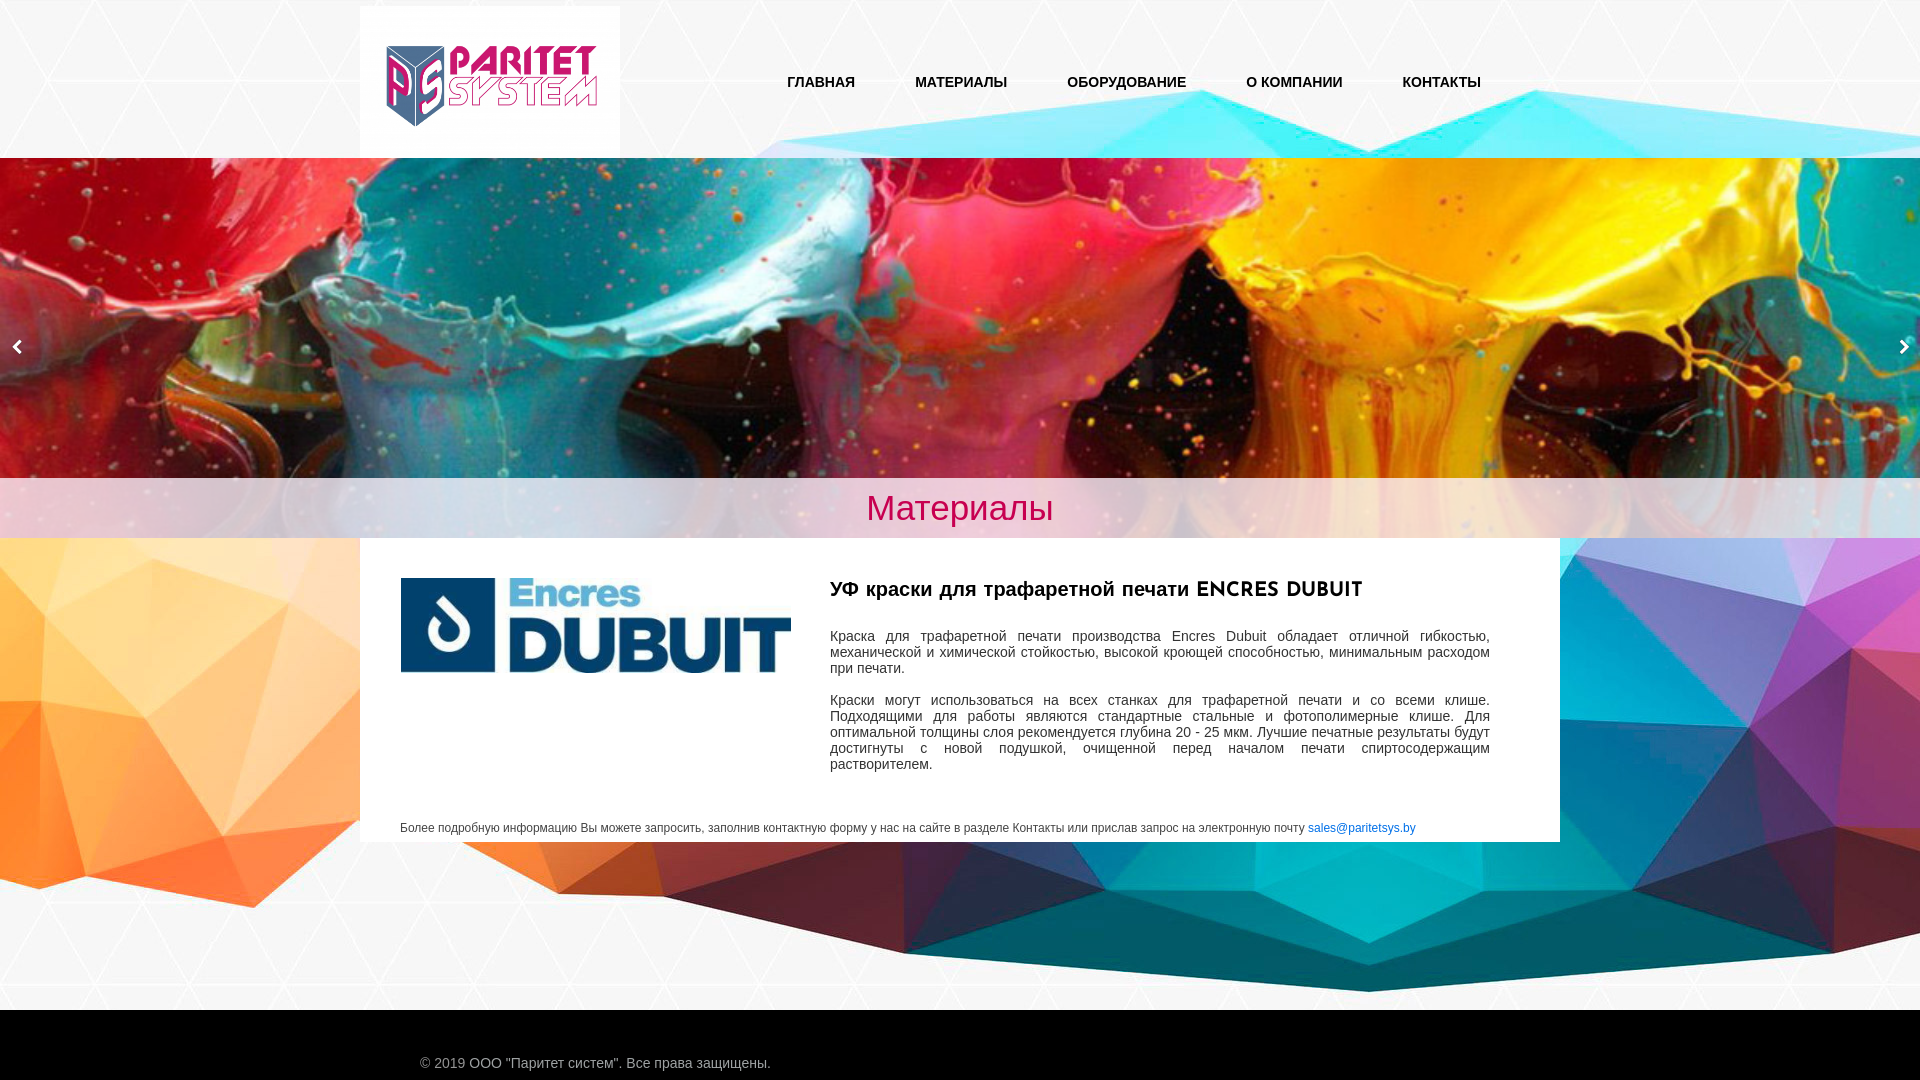  What do you see at coordinates (1361, 828) in the screenshot?
I see `'sales@paritetsys.by'` at bounding box center [1361, 828].